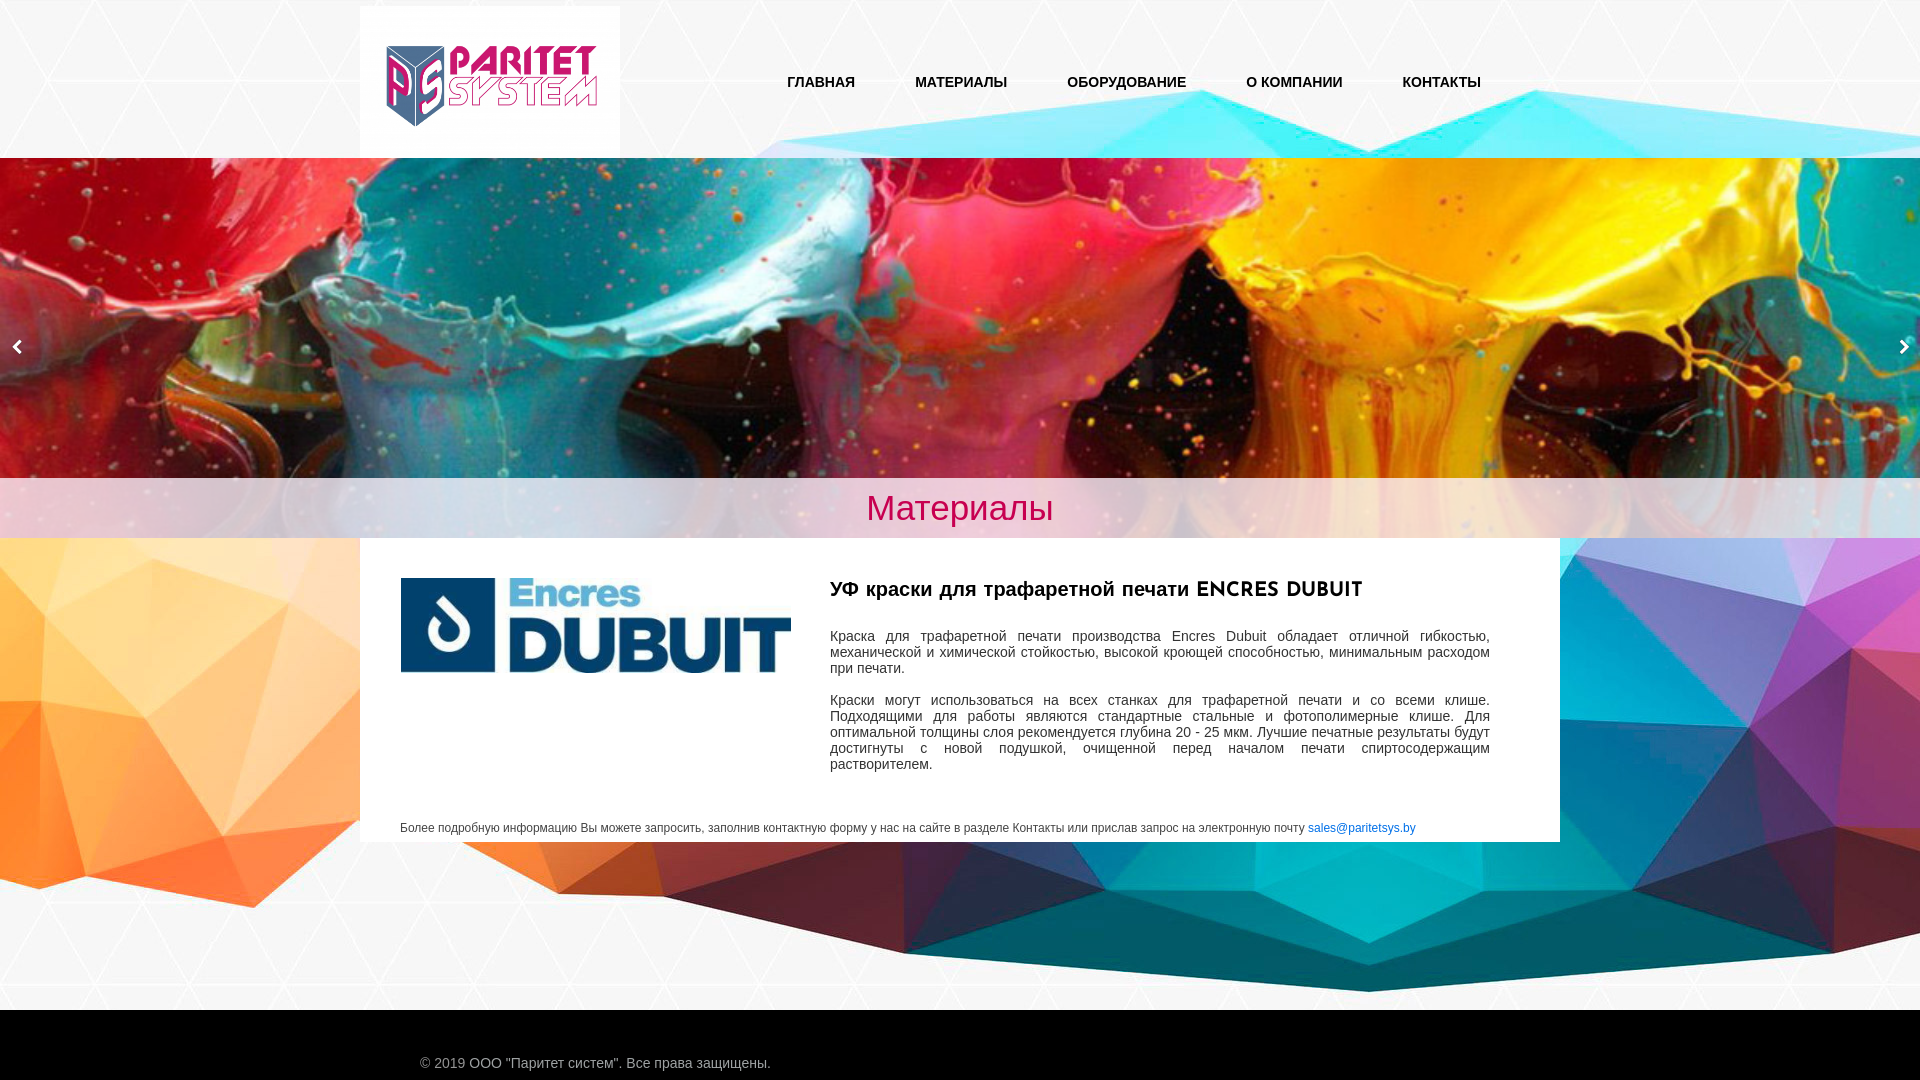  What do you see at coordinates (1361, 828) in the screenshot?
I see `'sales@paritetsys.by'` at bounding box center [1361, 828].